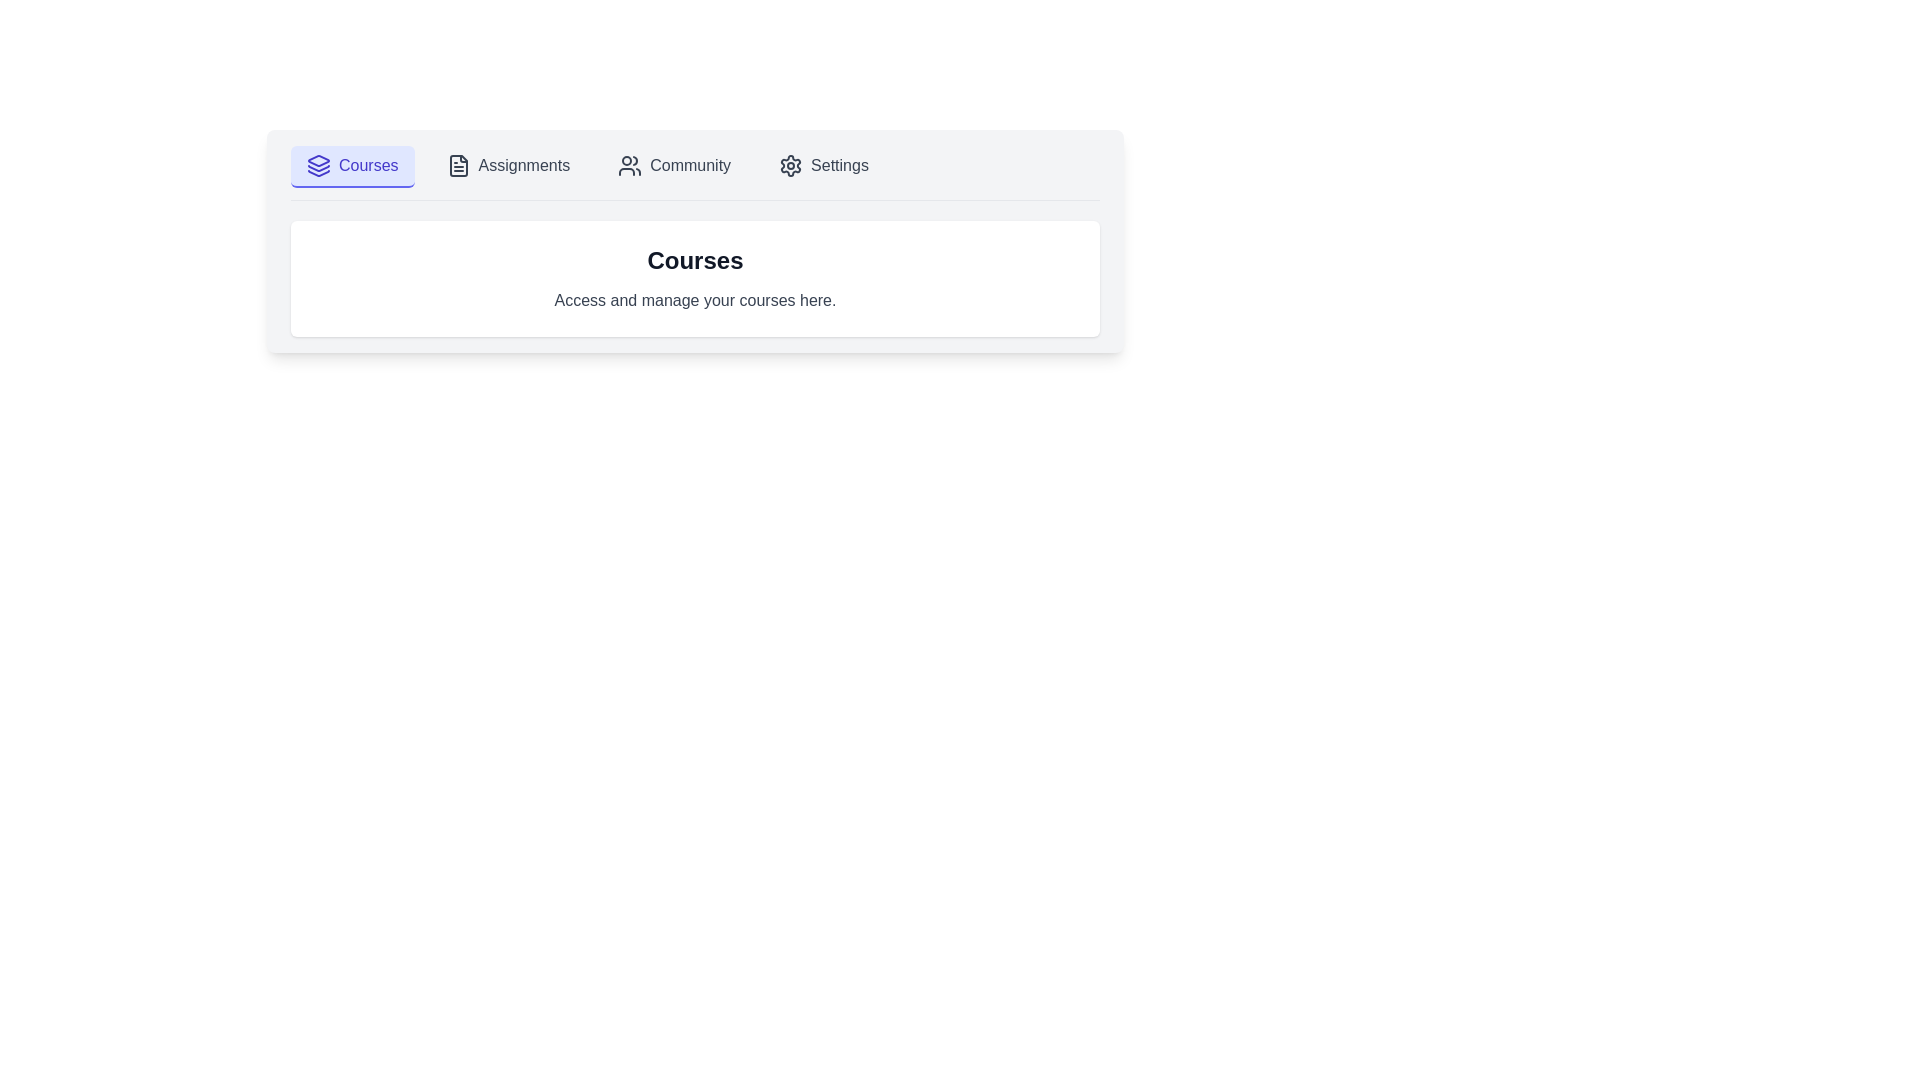  What do you see at coordinates (690, 164) in the screenshot?
I see `text of the 'Community' navigation label, which is the third item in the horizontal navigation bar located at the top of the interface` at bounding box center [690, 164].